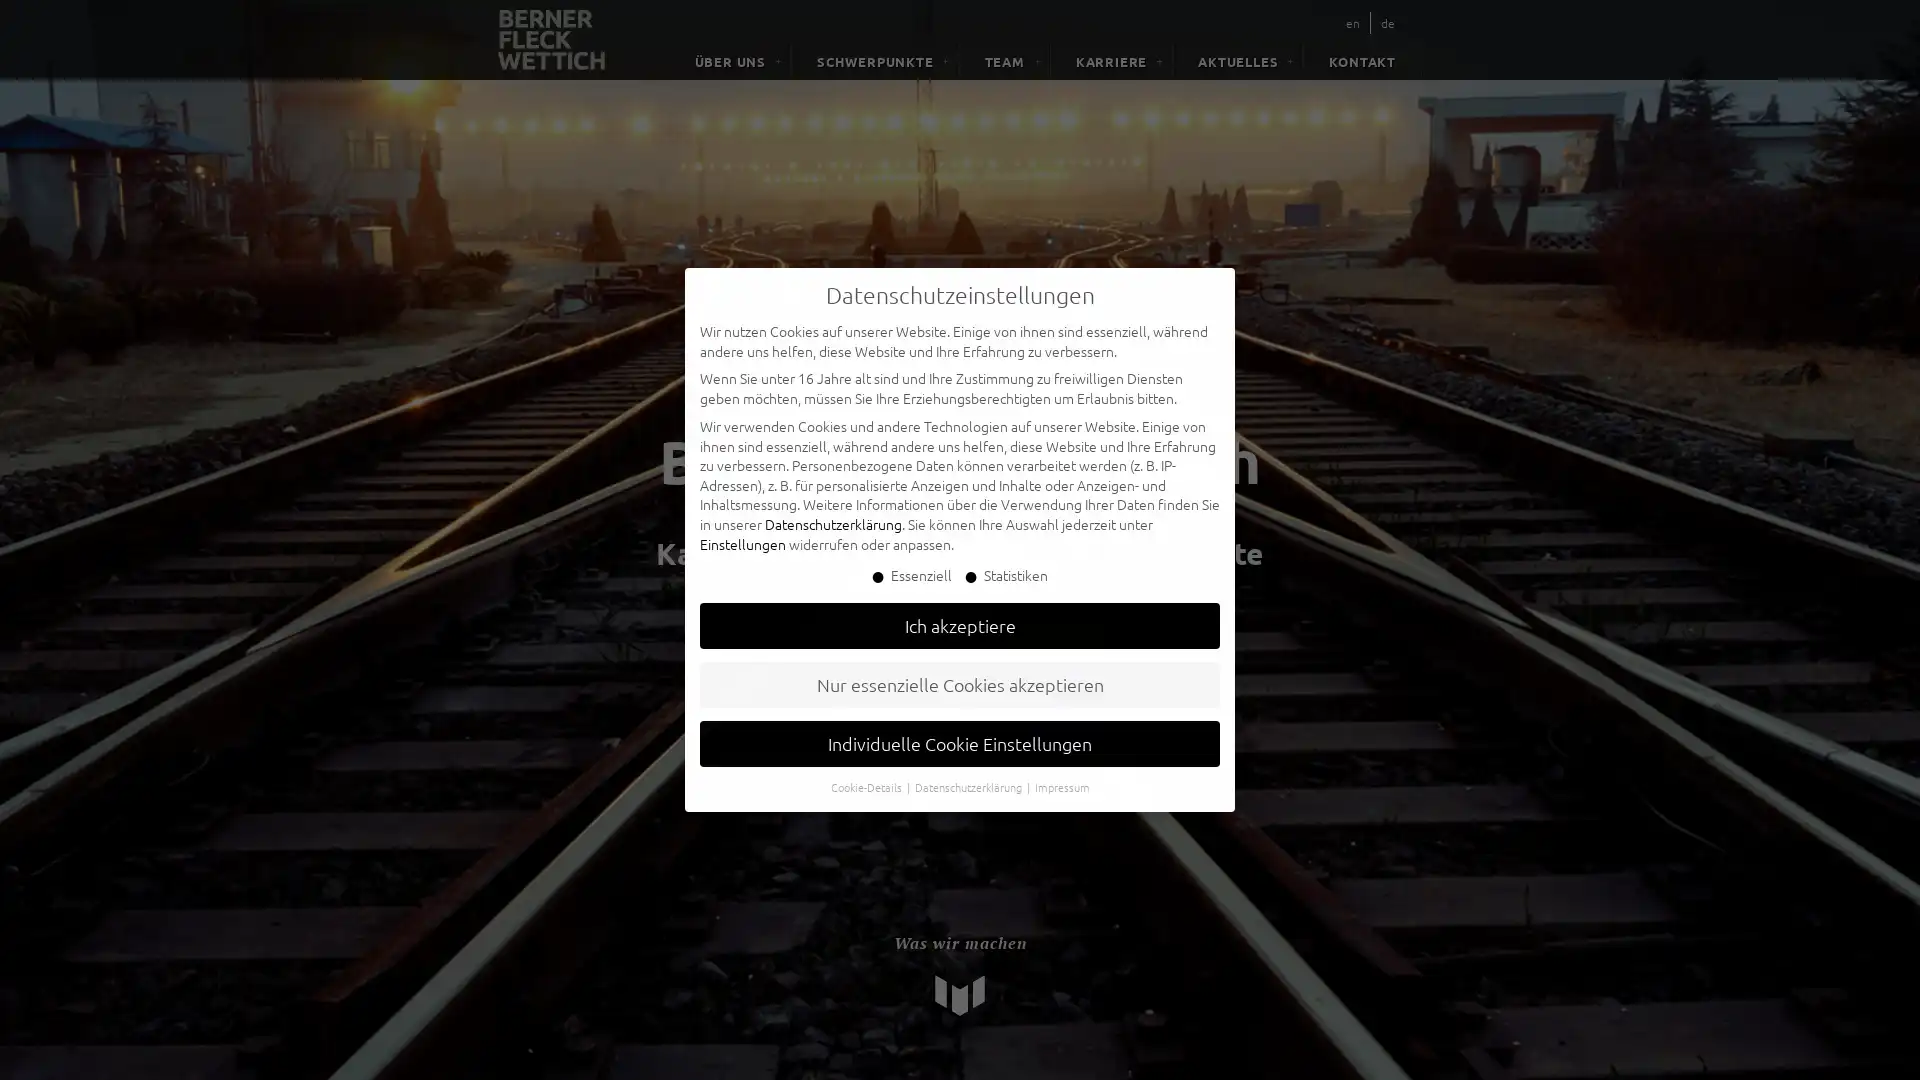 The height and width of the screenshot is (1080, 1920). I want to click on Nur essenzielle Cookies akzeptieren, so click(960, 684).